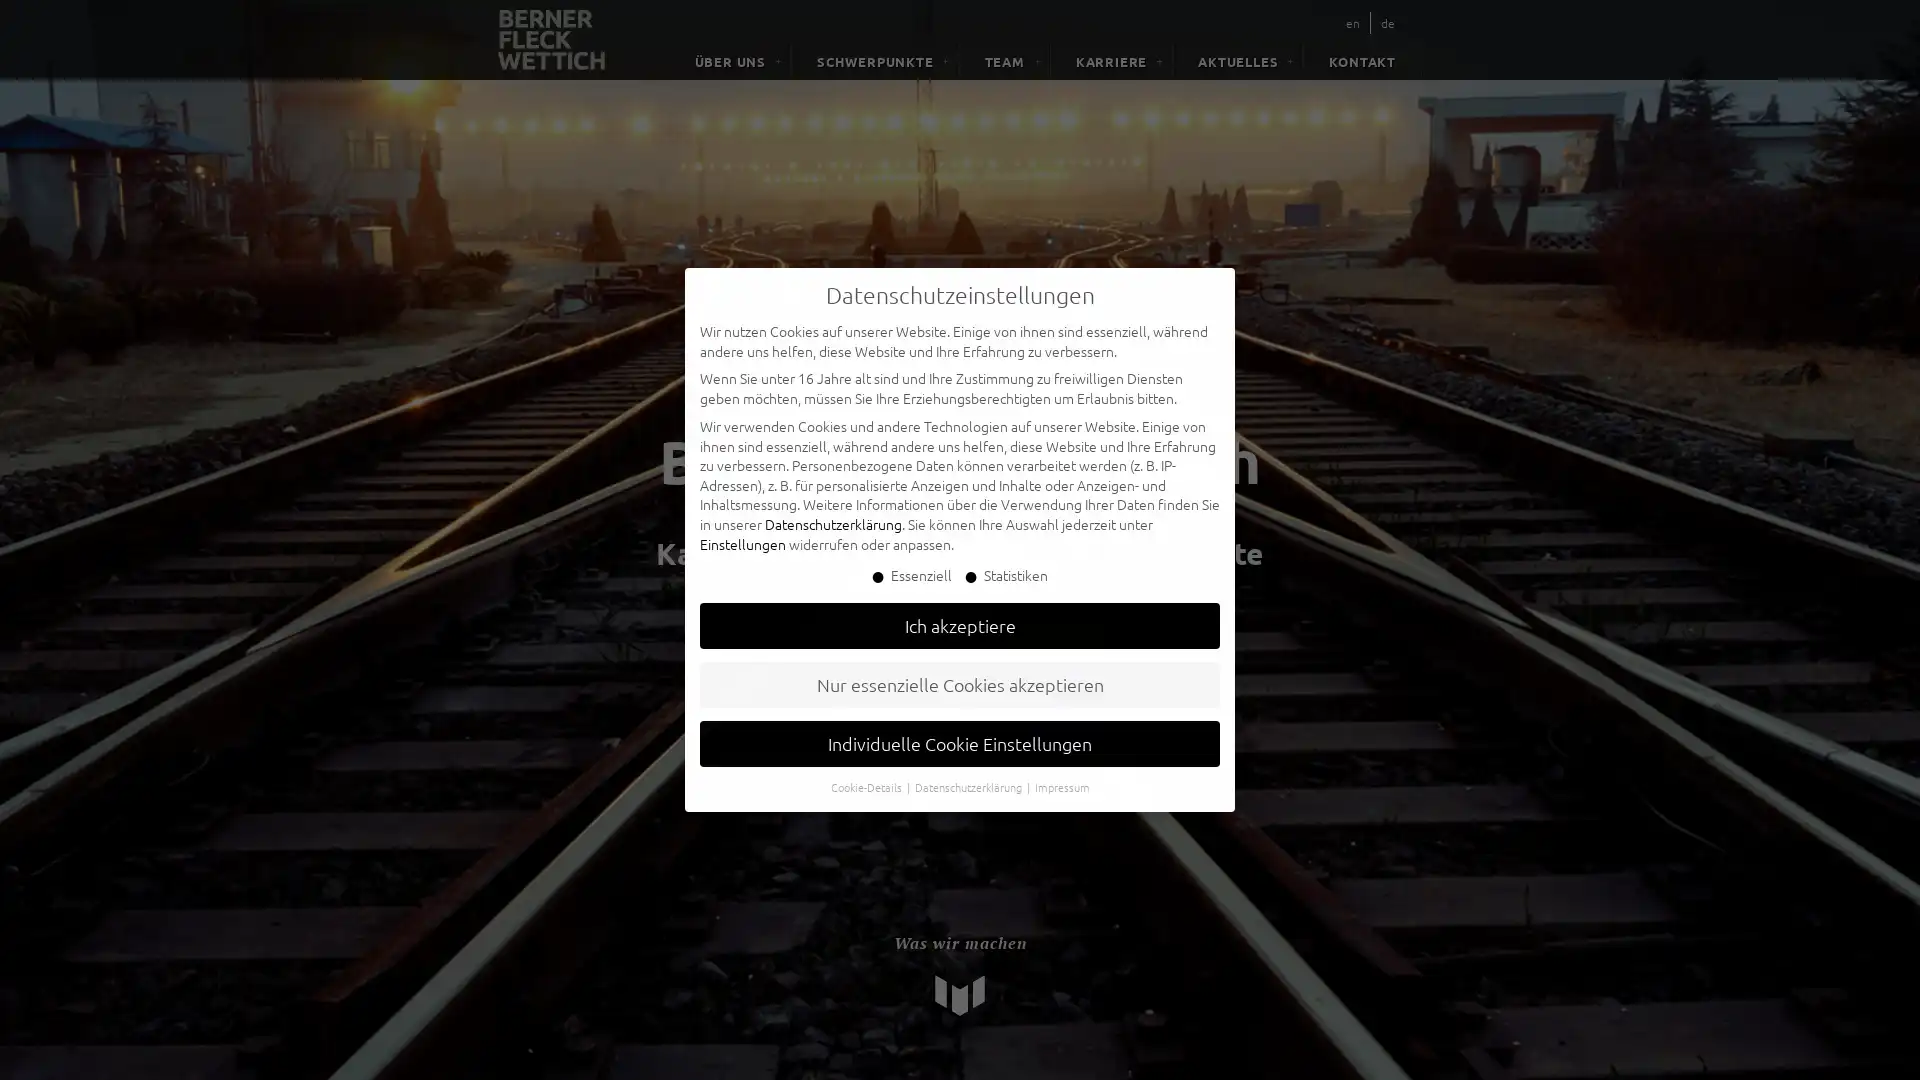 The height and width of the screenshot is (1080, 1920). I want to click on Nur essenzielle Cookies akzeptieren, so click(960, 684).